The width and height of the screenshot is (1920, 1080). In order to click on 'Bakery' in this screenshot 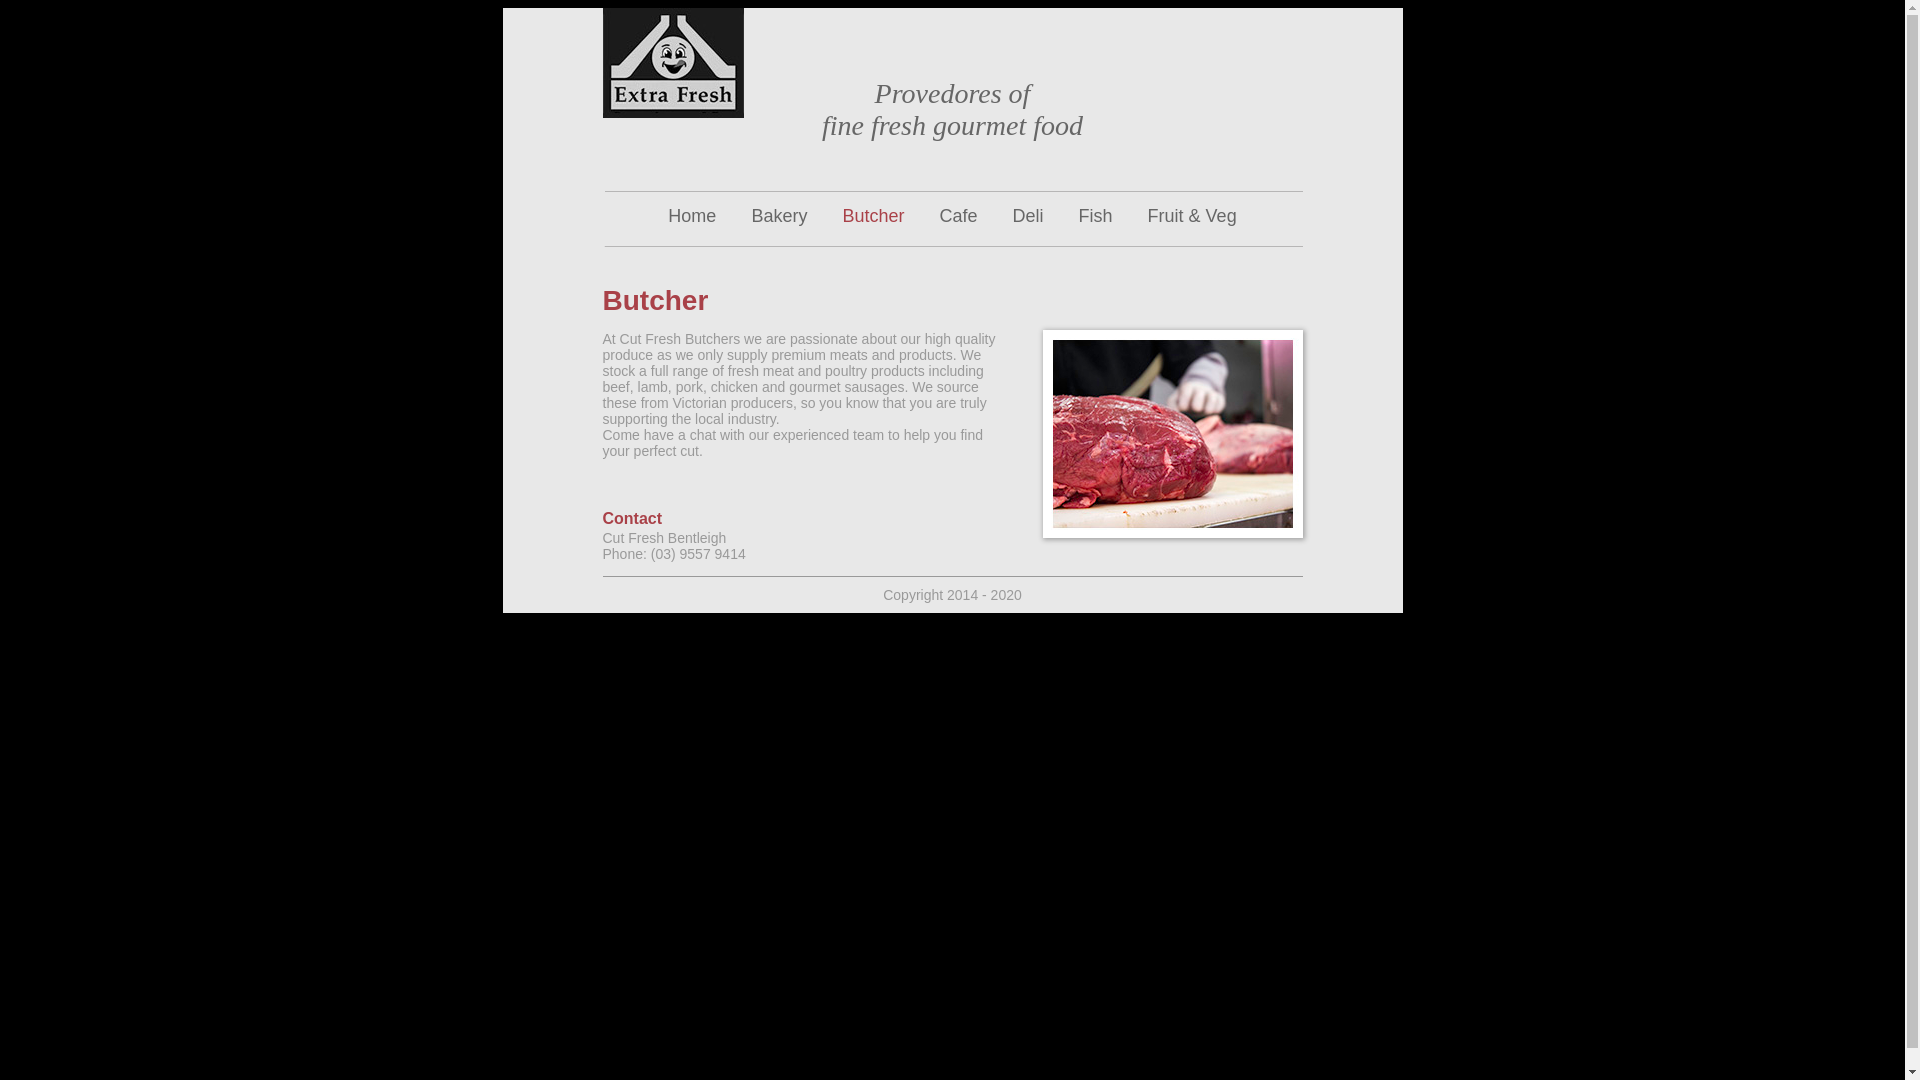, I will do `click(777, 216)`.